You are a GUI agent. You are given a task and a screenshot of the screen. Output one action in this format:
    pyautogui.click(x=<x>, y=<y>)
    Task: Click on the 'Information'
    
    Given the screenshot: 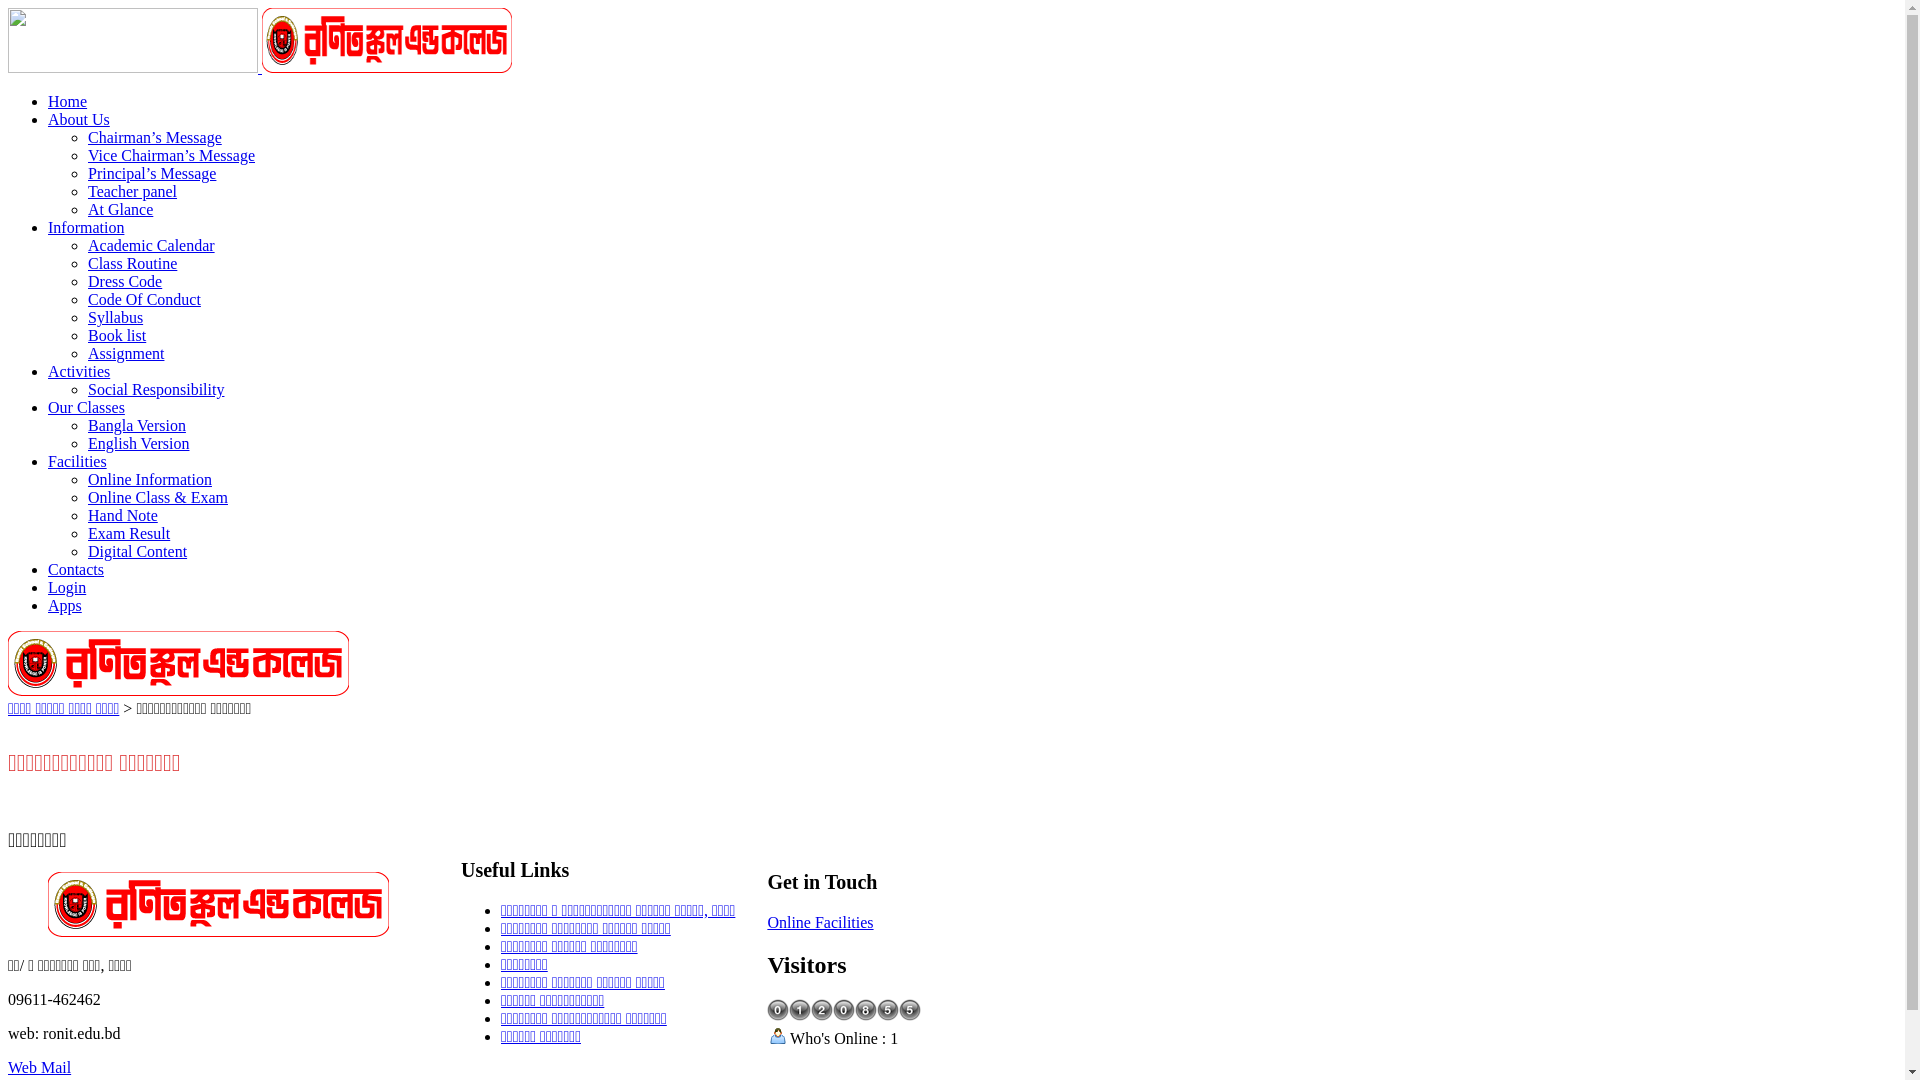 What is the action you would take?
    pyautogui.click(x=48, y=226)
    